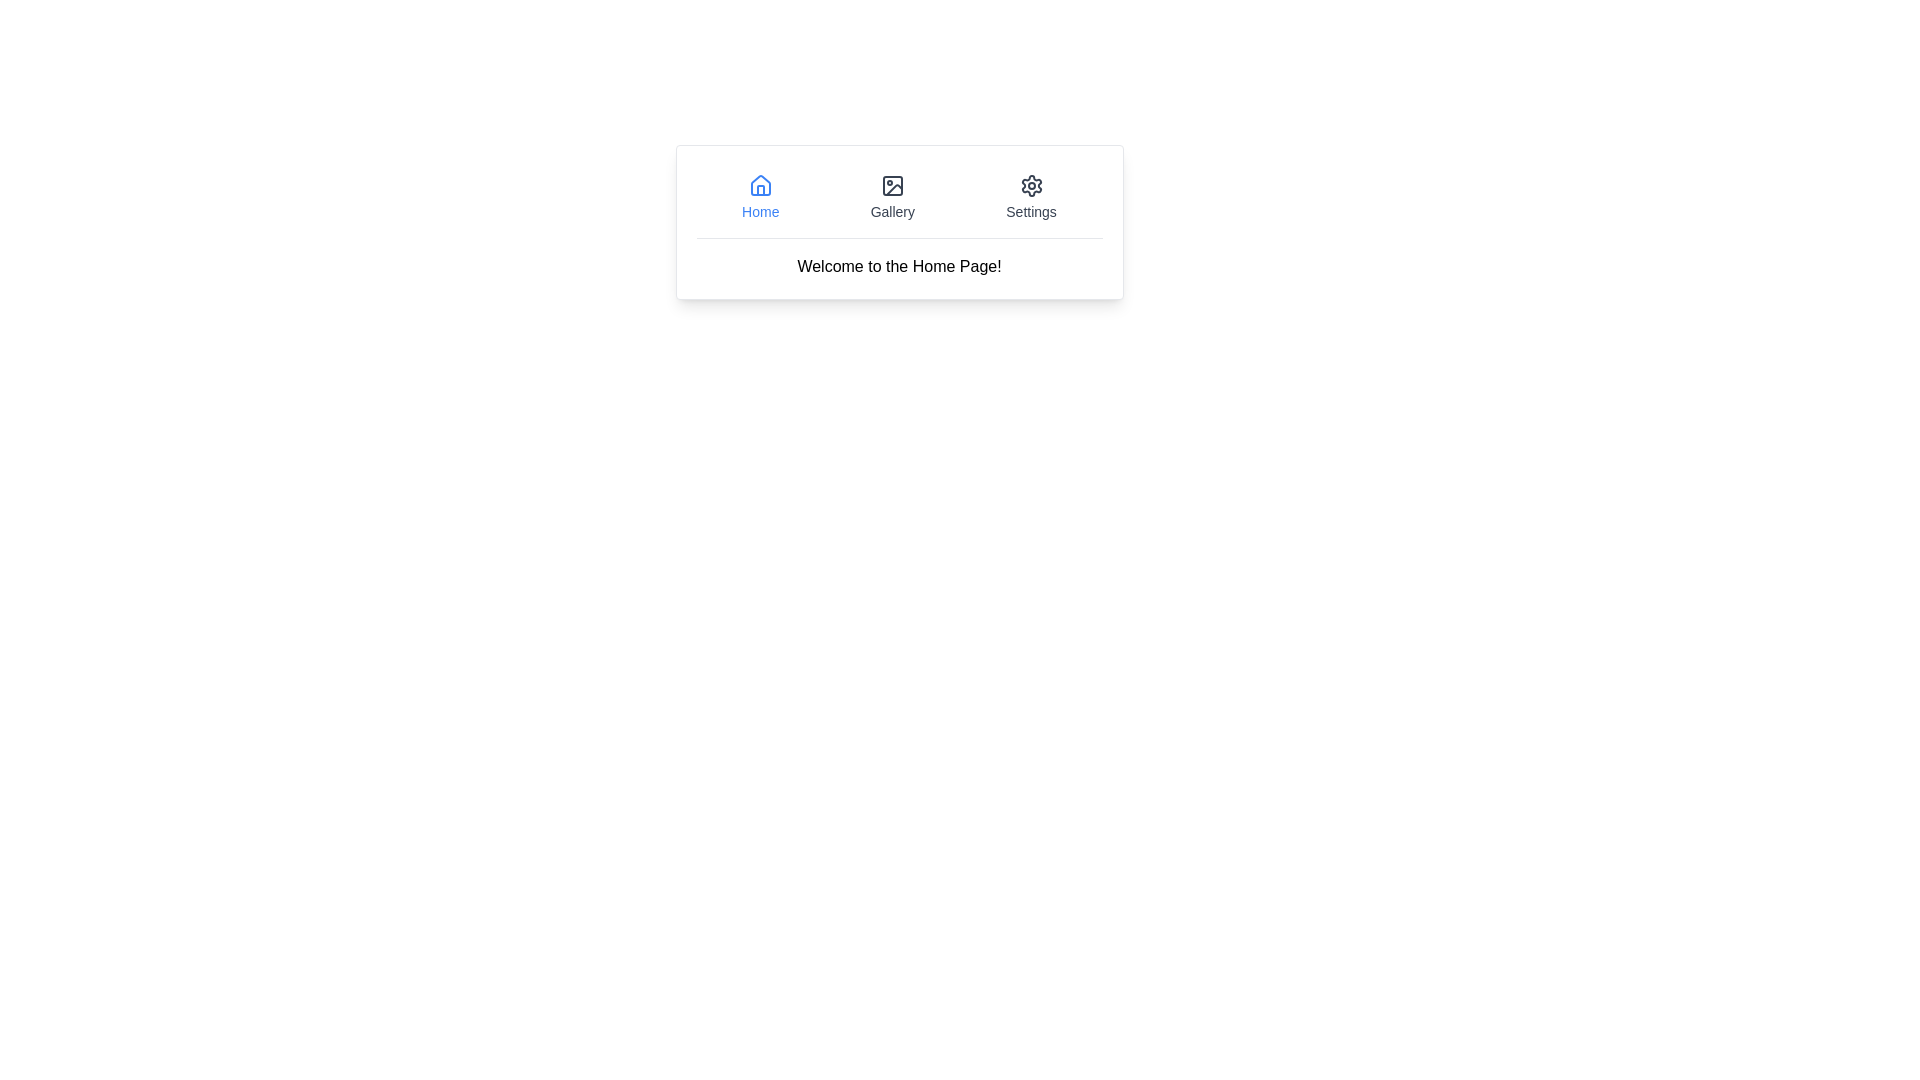  I want to click on the 'Settings' label in the top center navigation bar, so click(1031, 212).